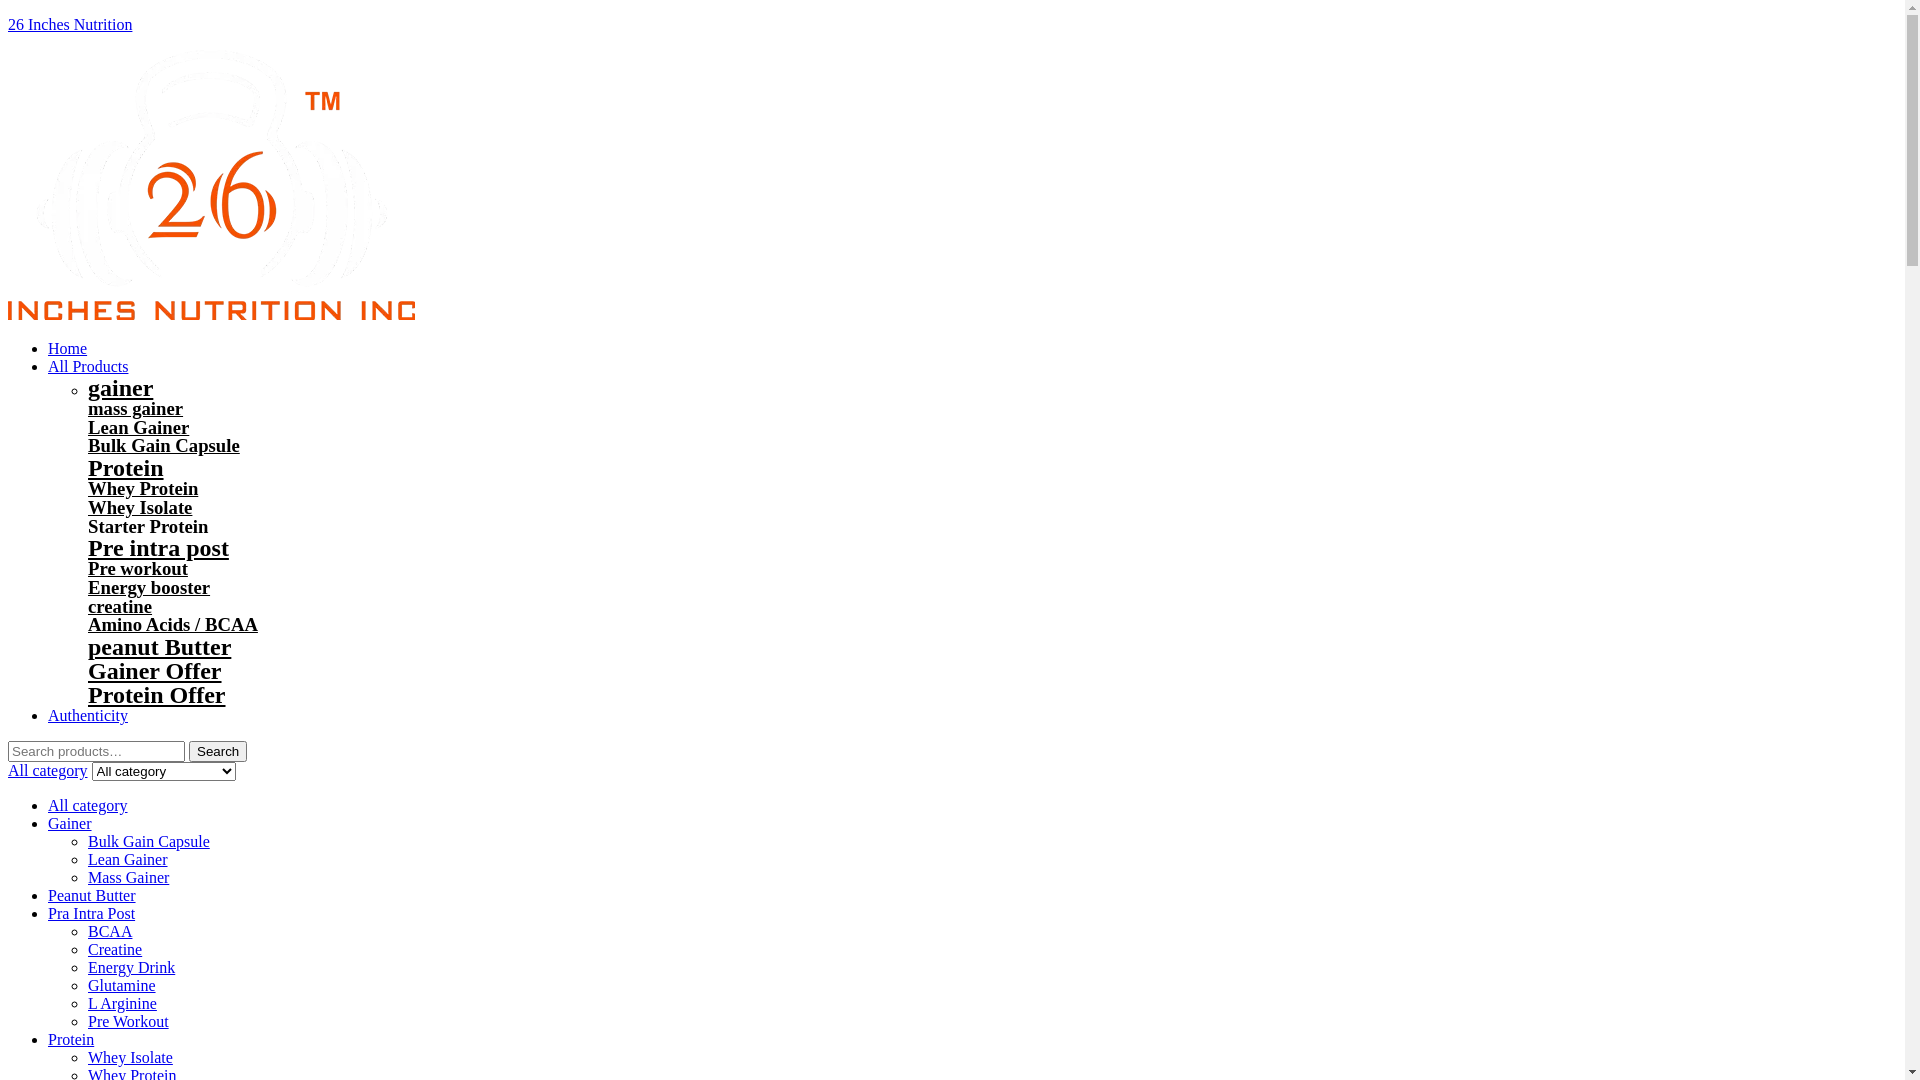  I want to click on 'mass gainer', so click(134, 407).